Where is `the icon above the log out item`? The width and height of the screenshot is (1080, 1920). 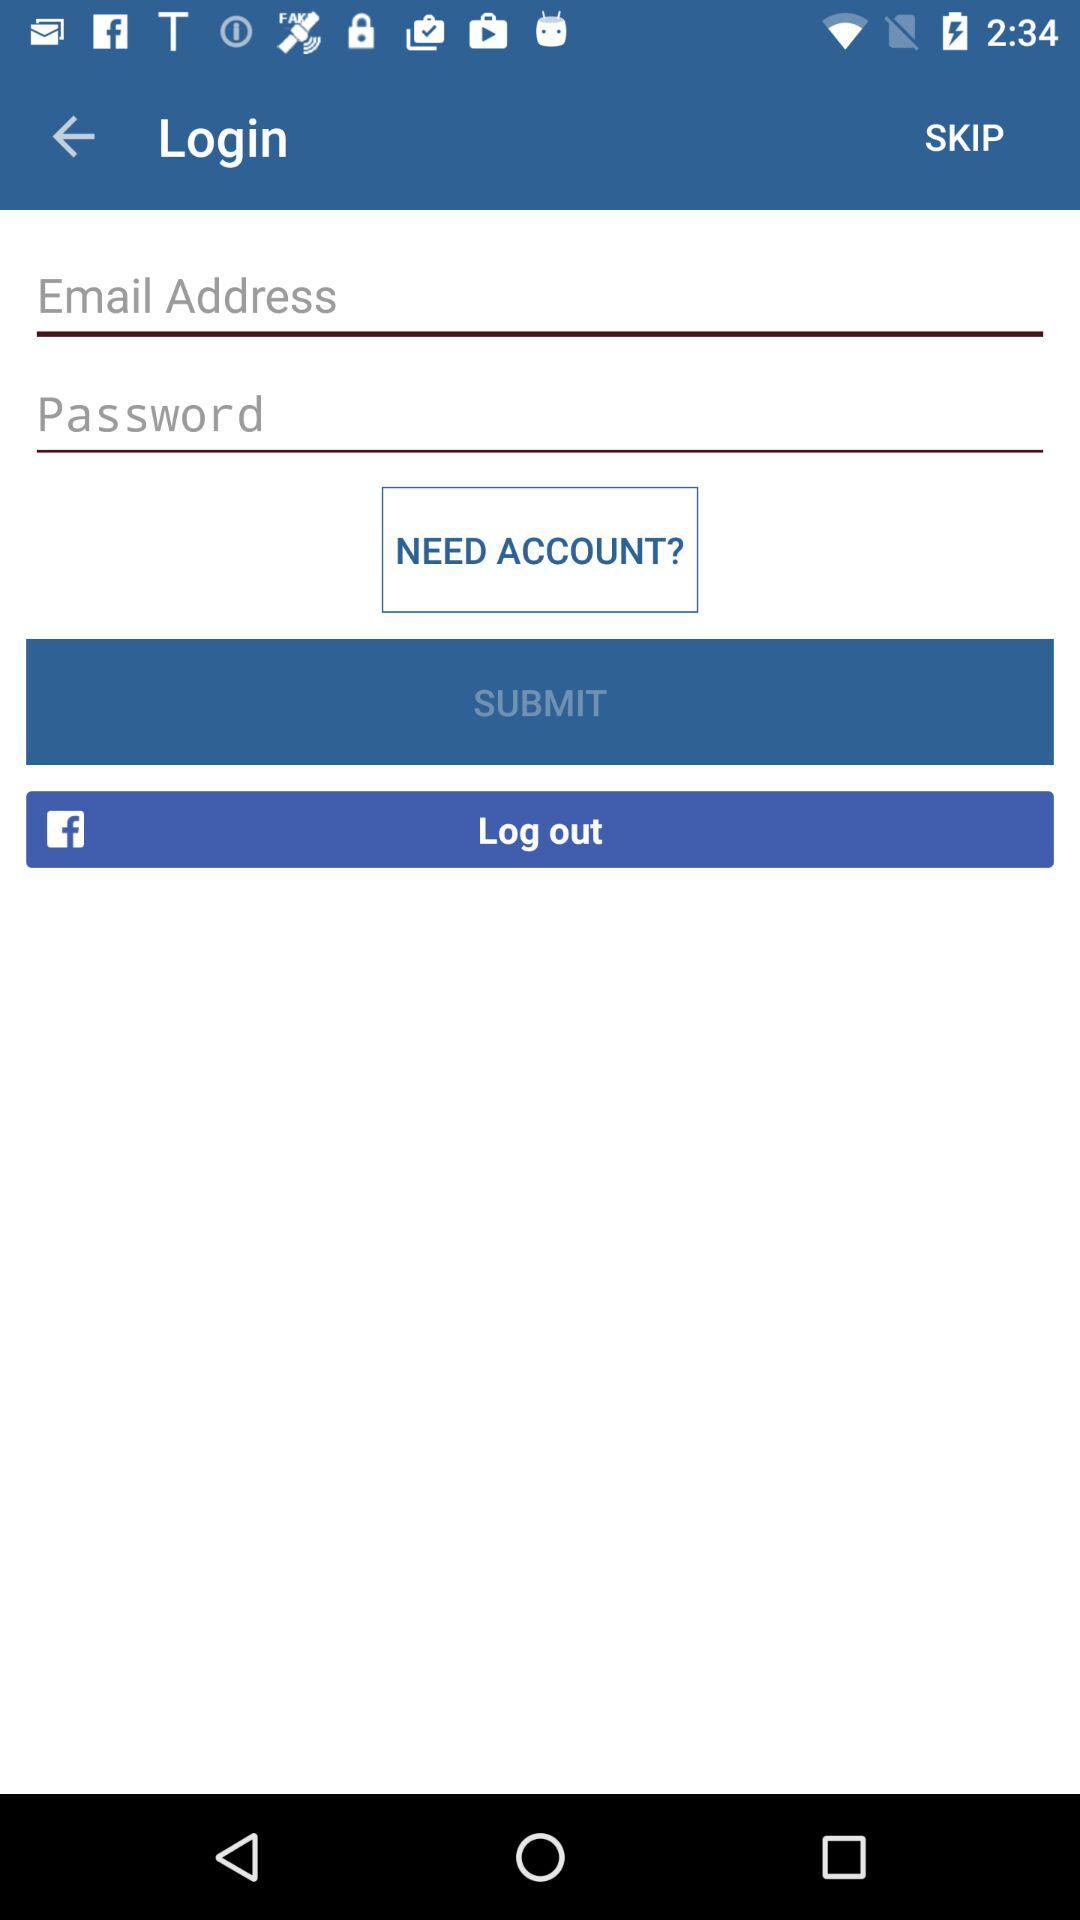 the icon above the log out item is located at coordinates (540, 701).